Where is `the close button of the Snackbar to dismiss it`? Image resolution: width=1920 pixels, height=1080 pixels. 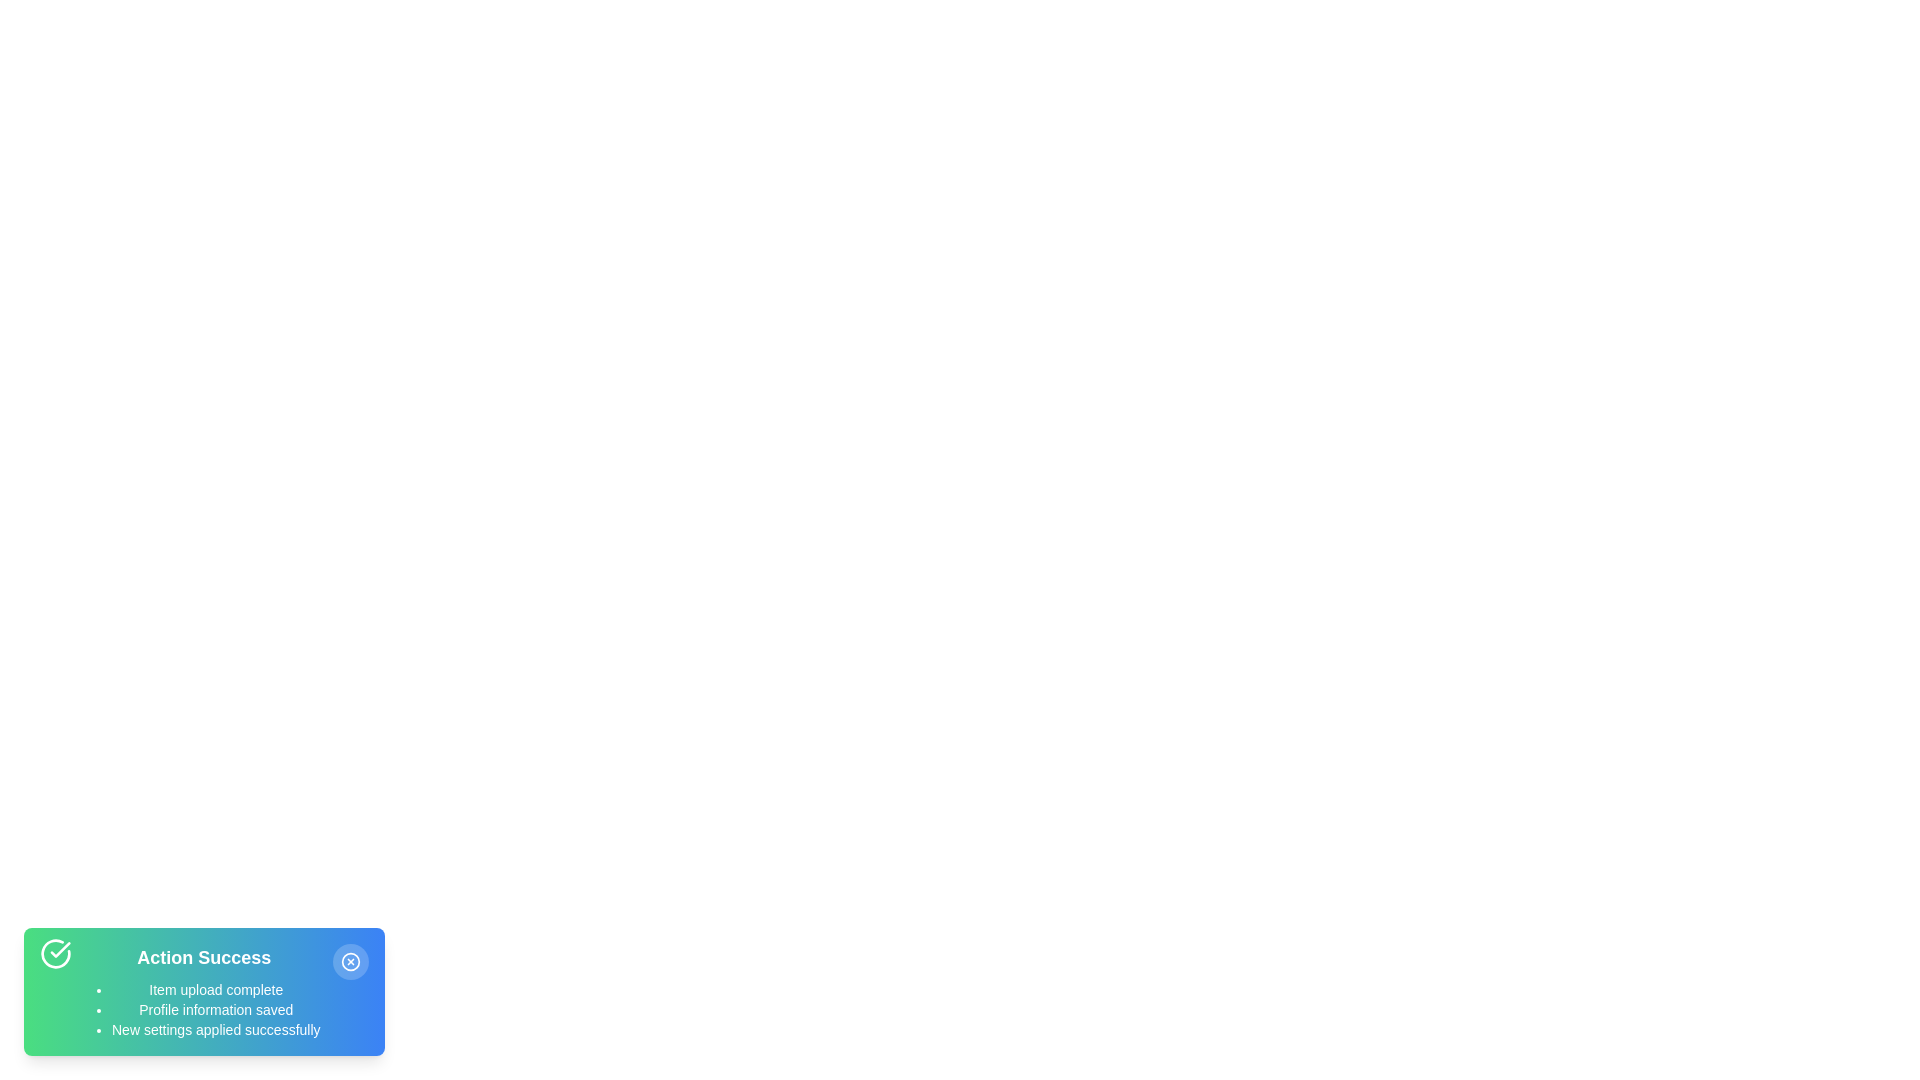 the close button of the Snackbar to dismiss it is located at coordinates (350, 960).